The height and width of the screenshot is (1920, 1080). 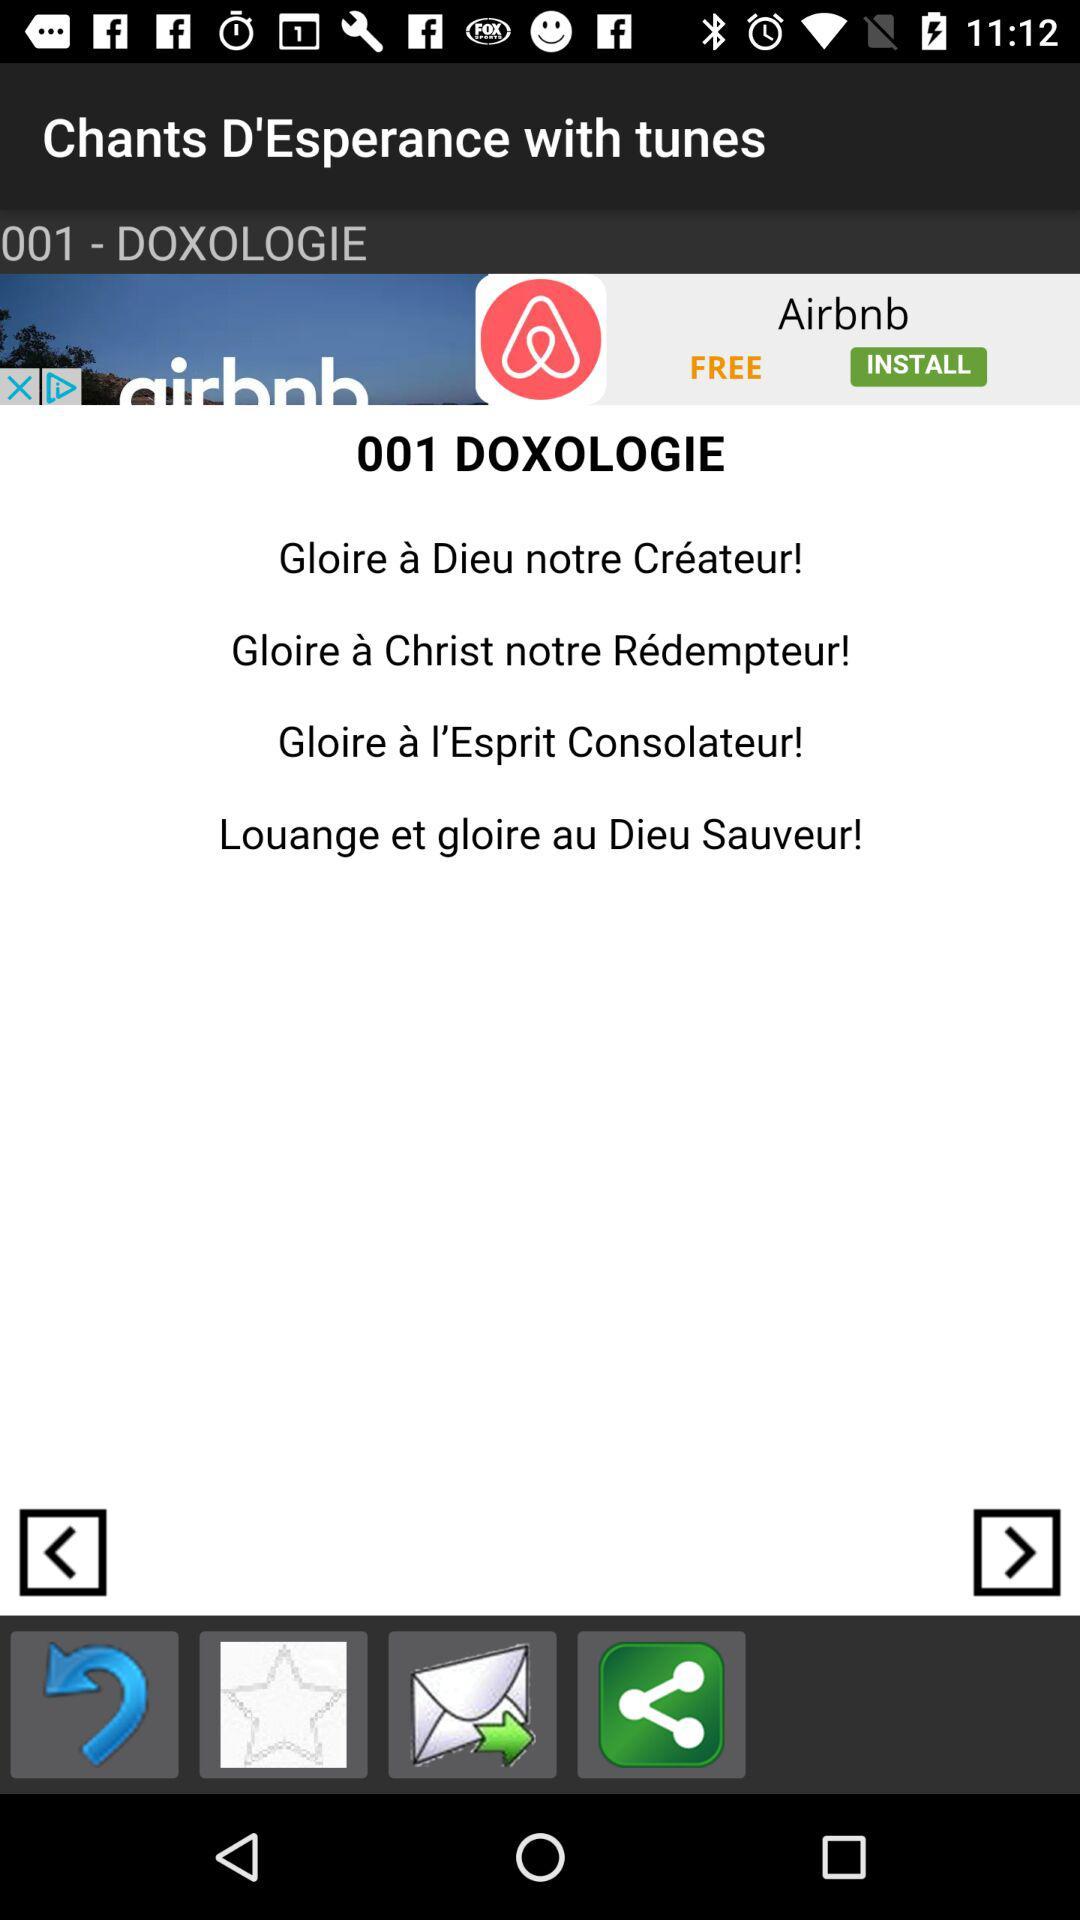 I want to click on share the article, so click(x=661, y=1703).